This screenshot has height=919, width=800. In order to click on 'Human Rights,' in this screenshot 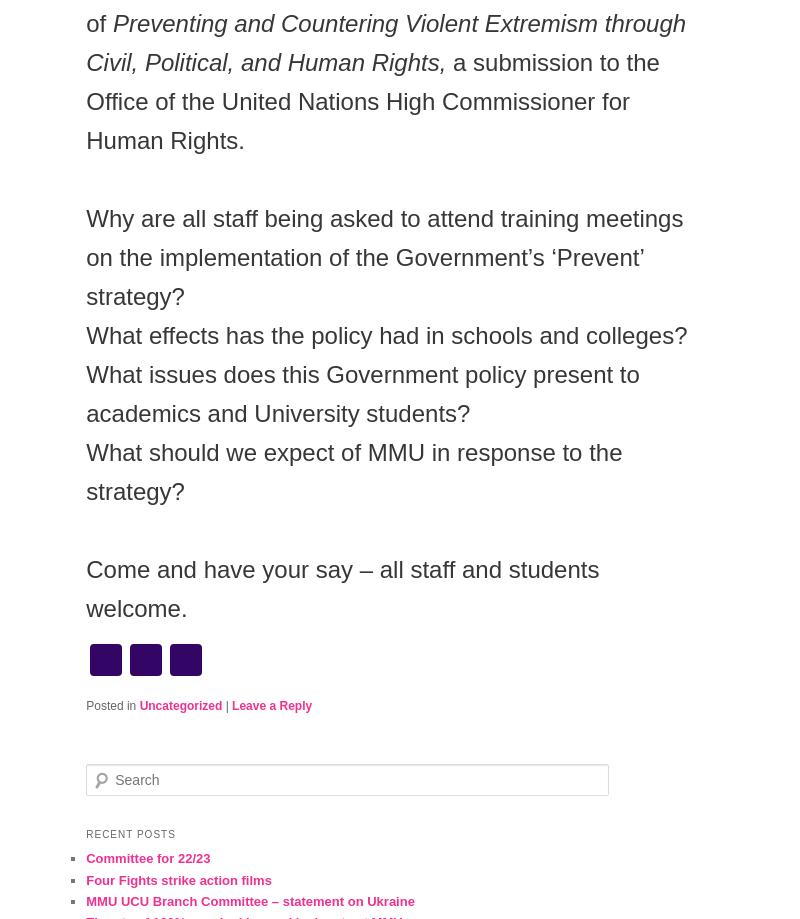, I will do `click(287, 62)`.